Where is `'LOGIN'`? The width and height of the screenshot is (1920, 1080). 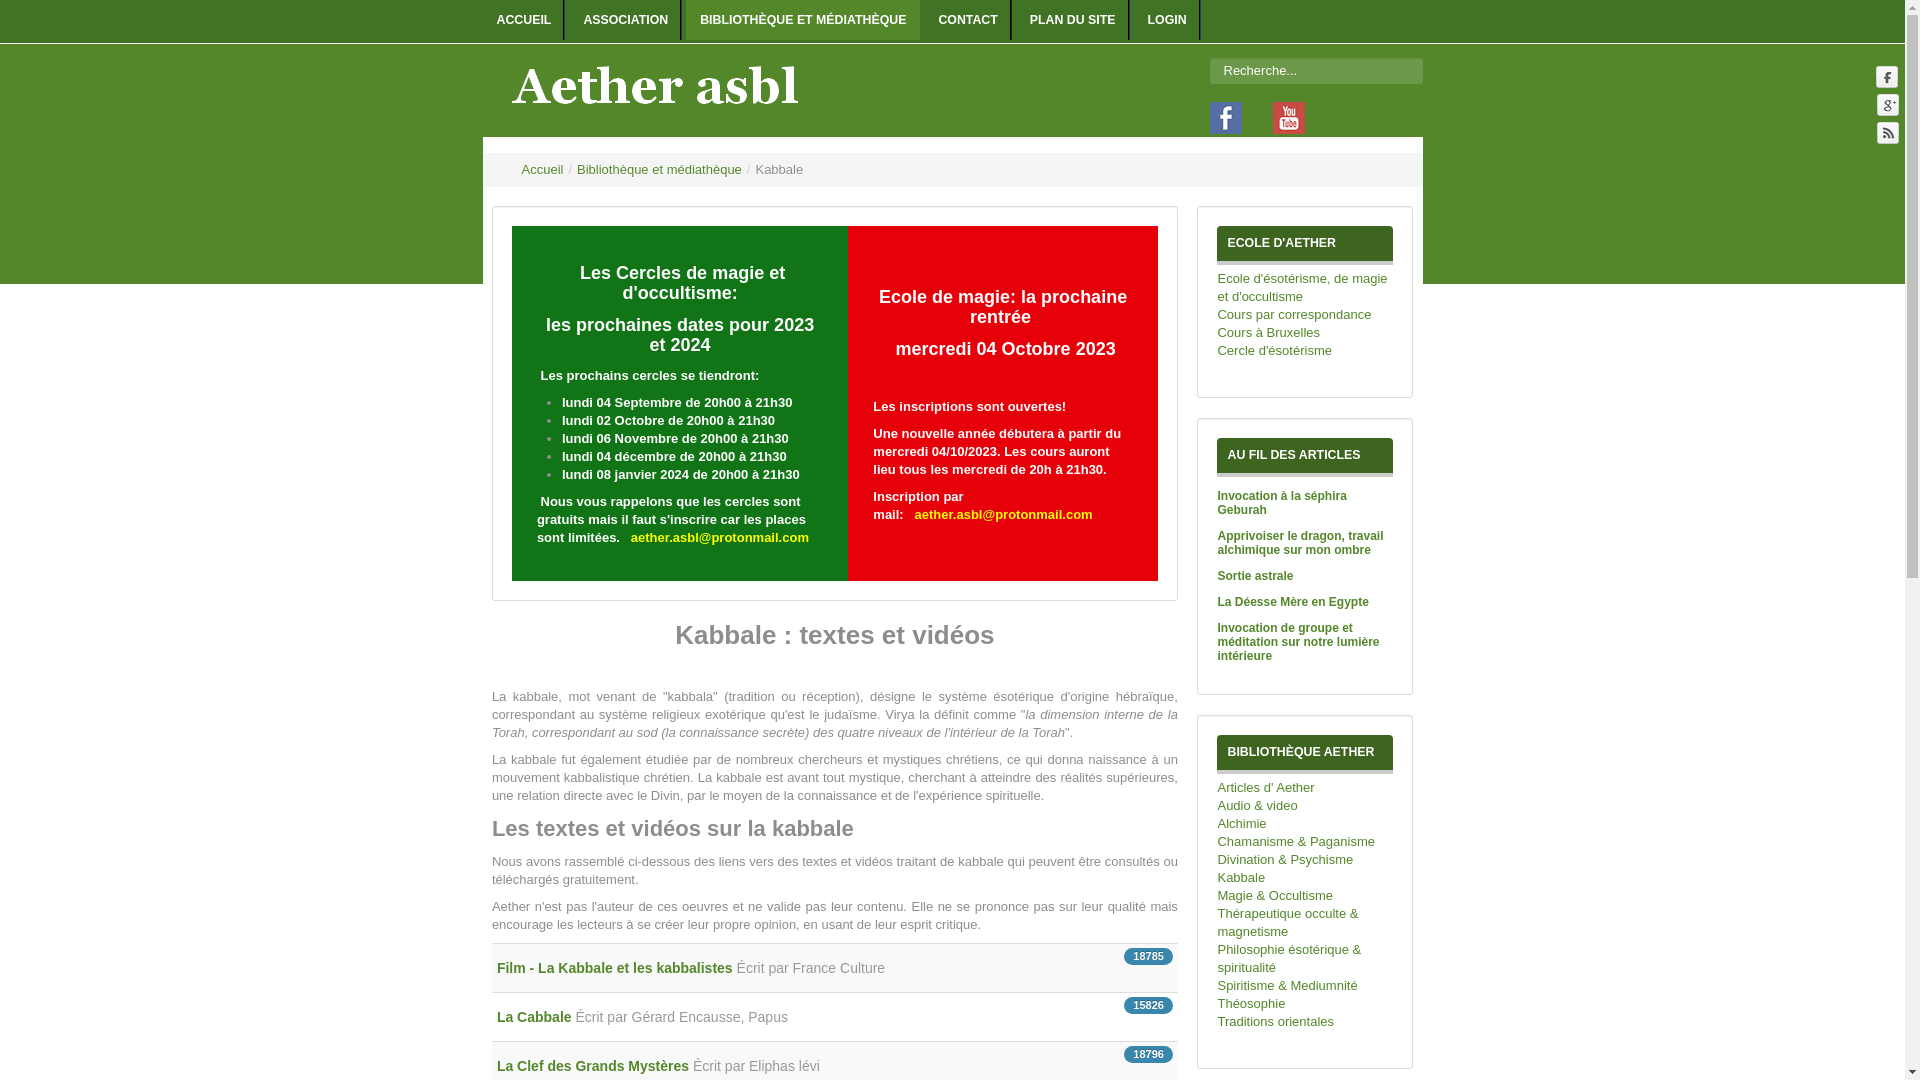 'LOGIN' is located at coordinates (1167, 19).